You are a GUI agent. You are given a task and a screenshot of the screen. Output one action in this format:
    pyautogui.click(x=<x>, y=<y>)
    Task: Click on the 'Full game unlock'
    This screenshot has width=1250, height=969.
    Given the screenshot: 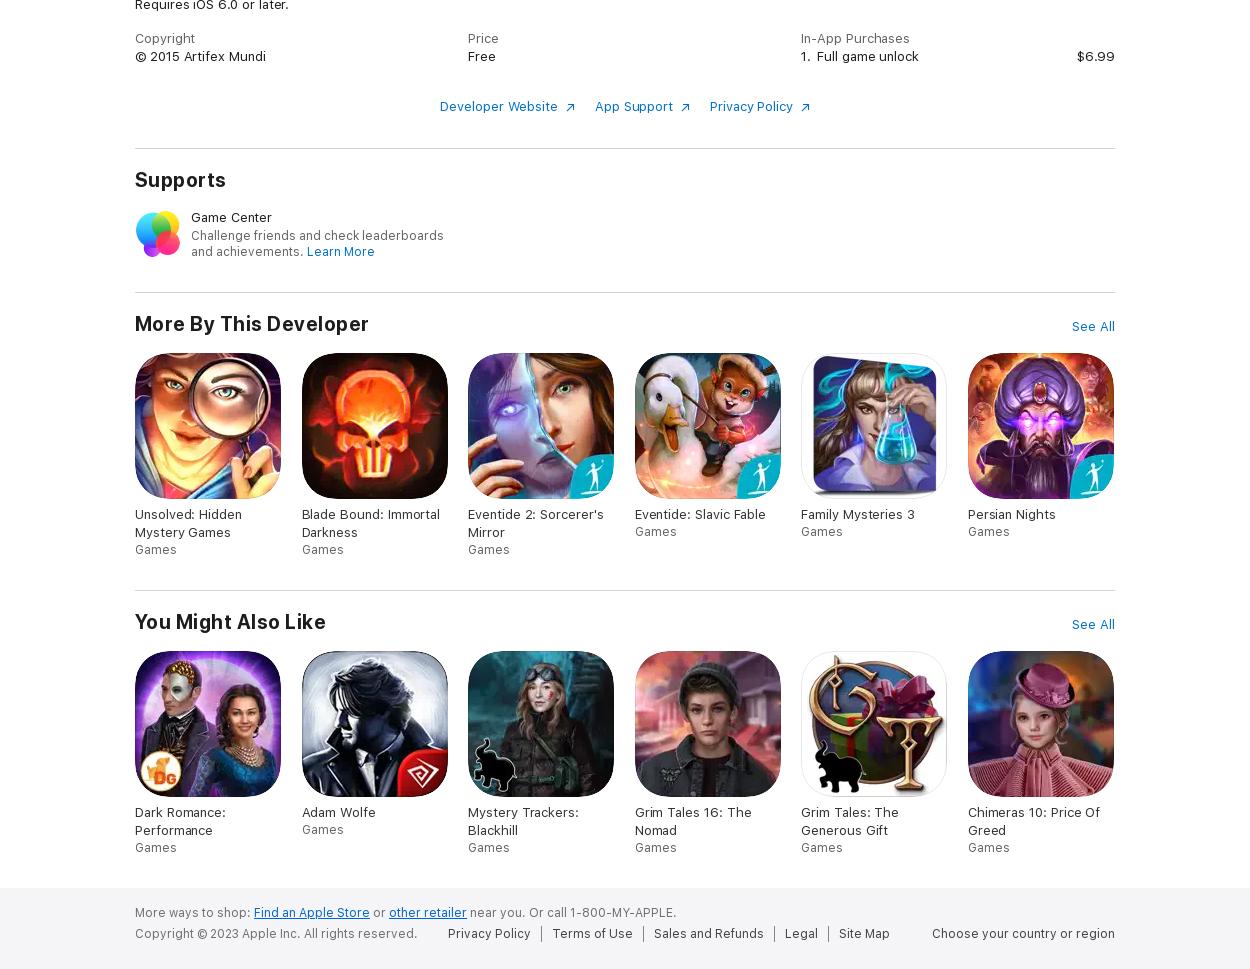 What is the action you would take?
    pyautogui.click(x=867, y=54)
    